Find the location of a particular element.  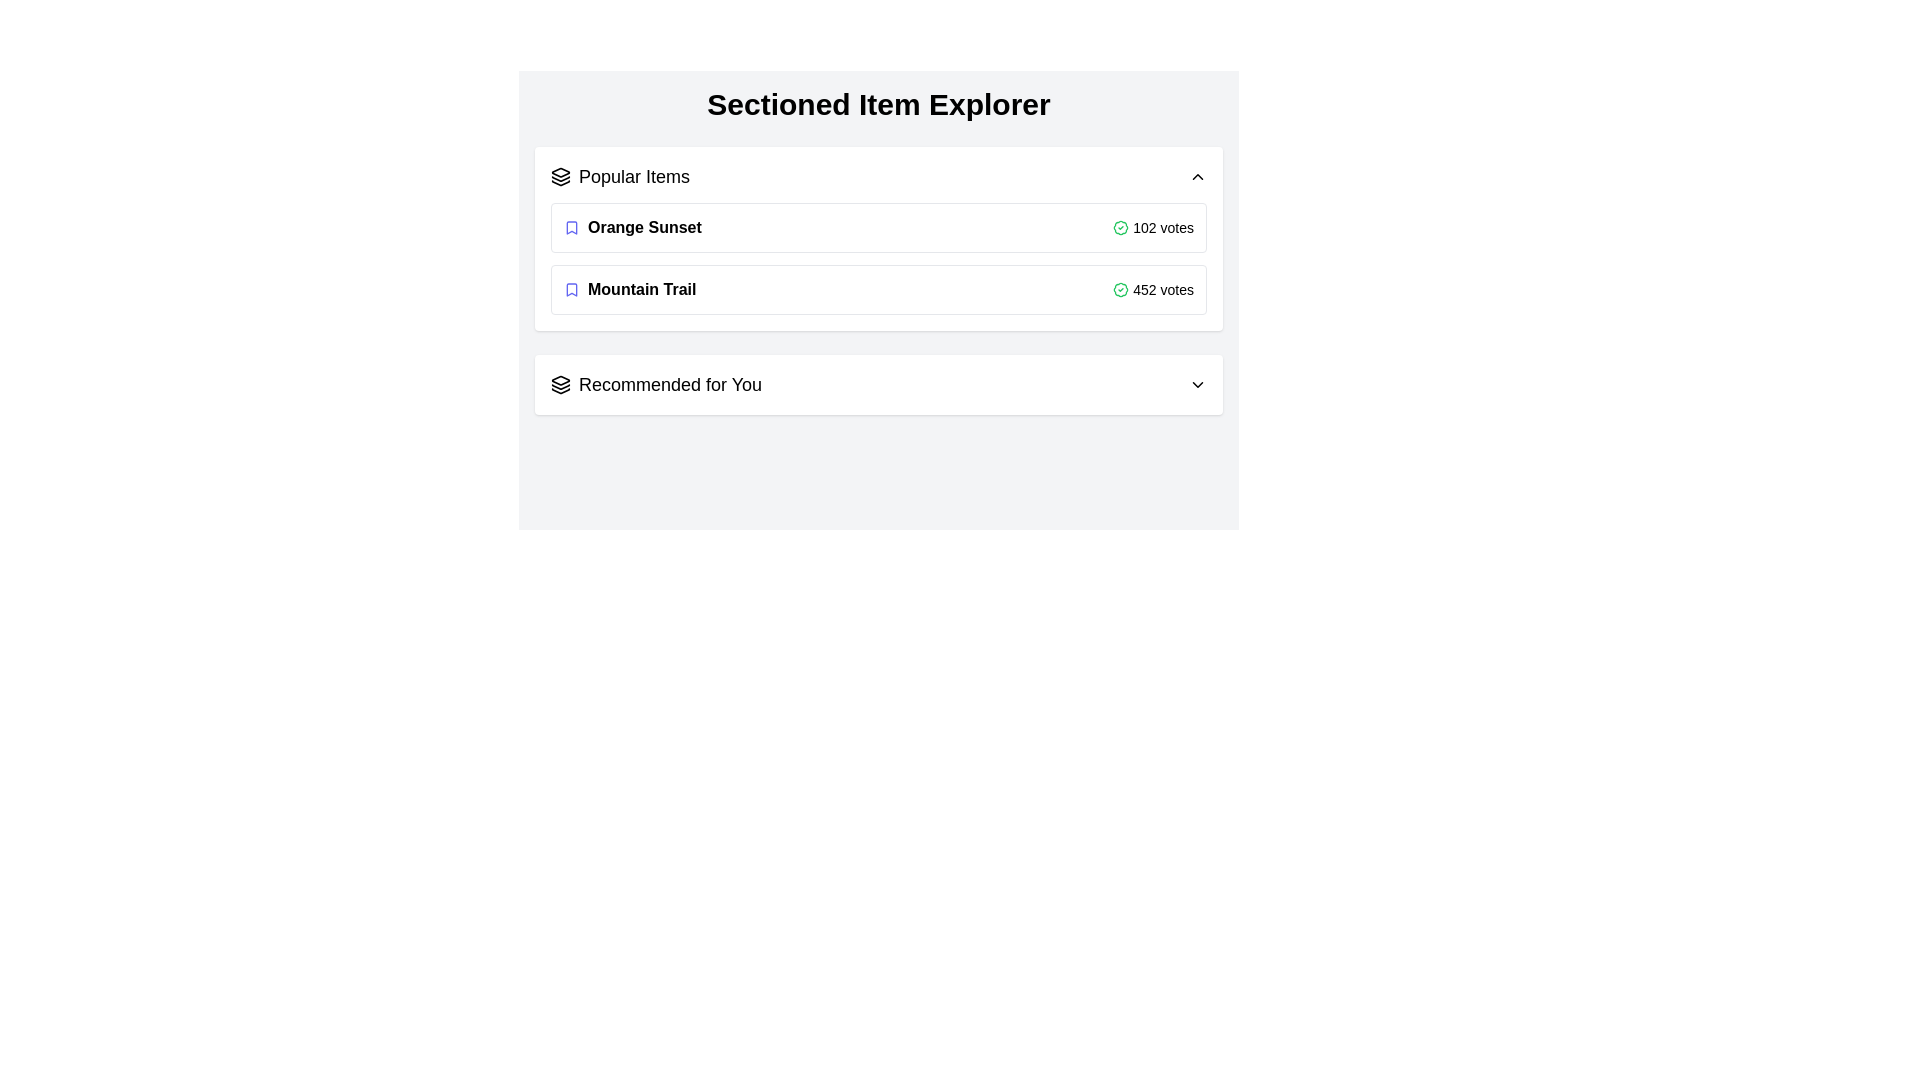

the verified status icon located adjacent to the text '452 votes' in the 'Mountain Trail' entry under the 'Popular Items' section is located at coordinates (1121, 289).